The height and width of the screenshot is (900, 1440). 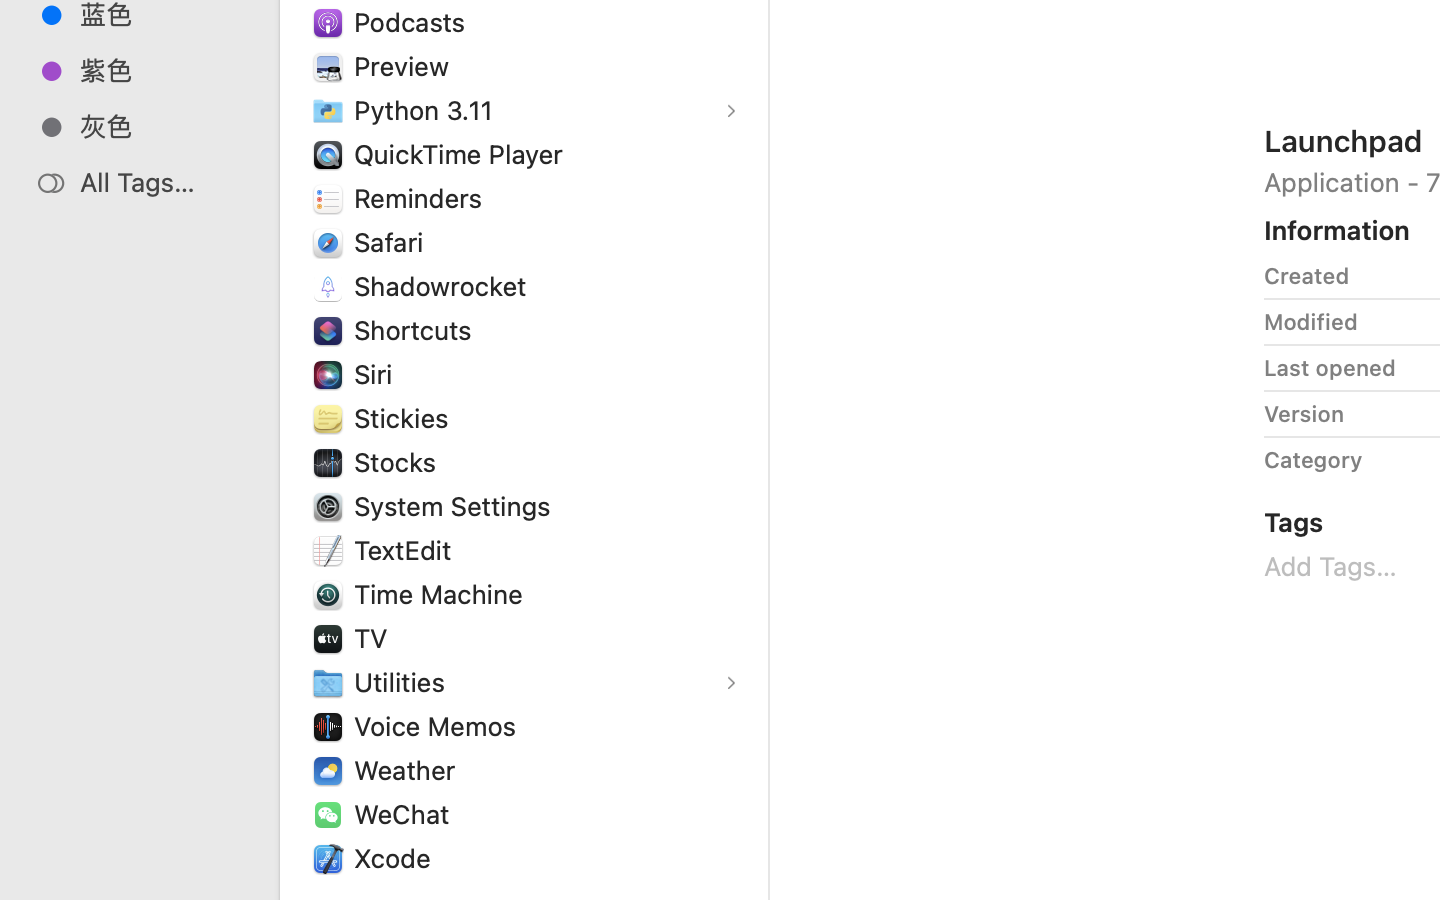 I want to click on '紫色', so click(x=159, y=69).